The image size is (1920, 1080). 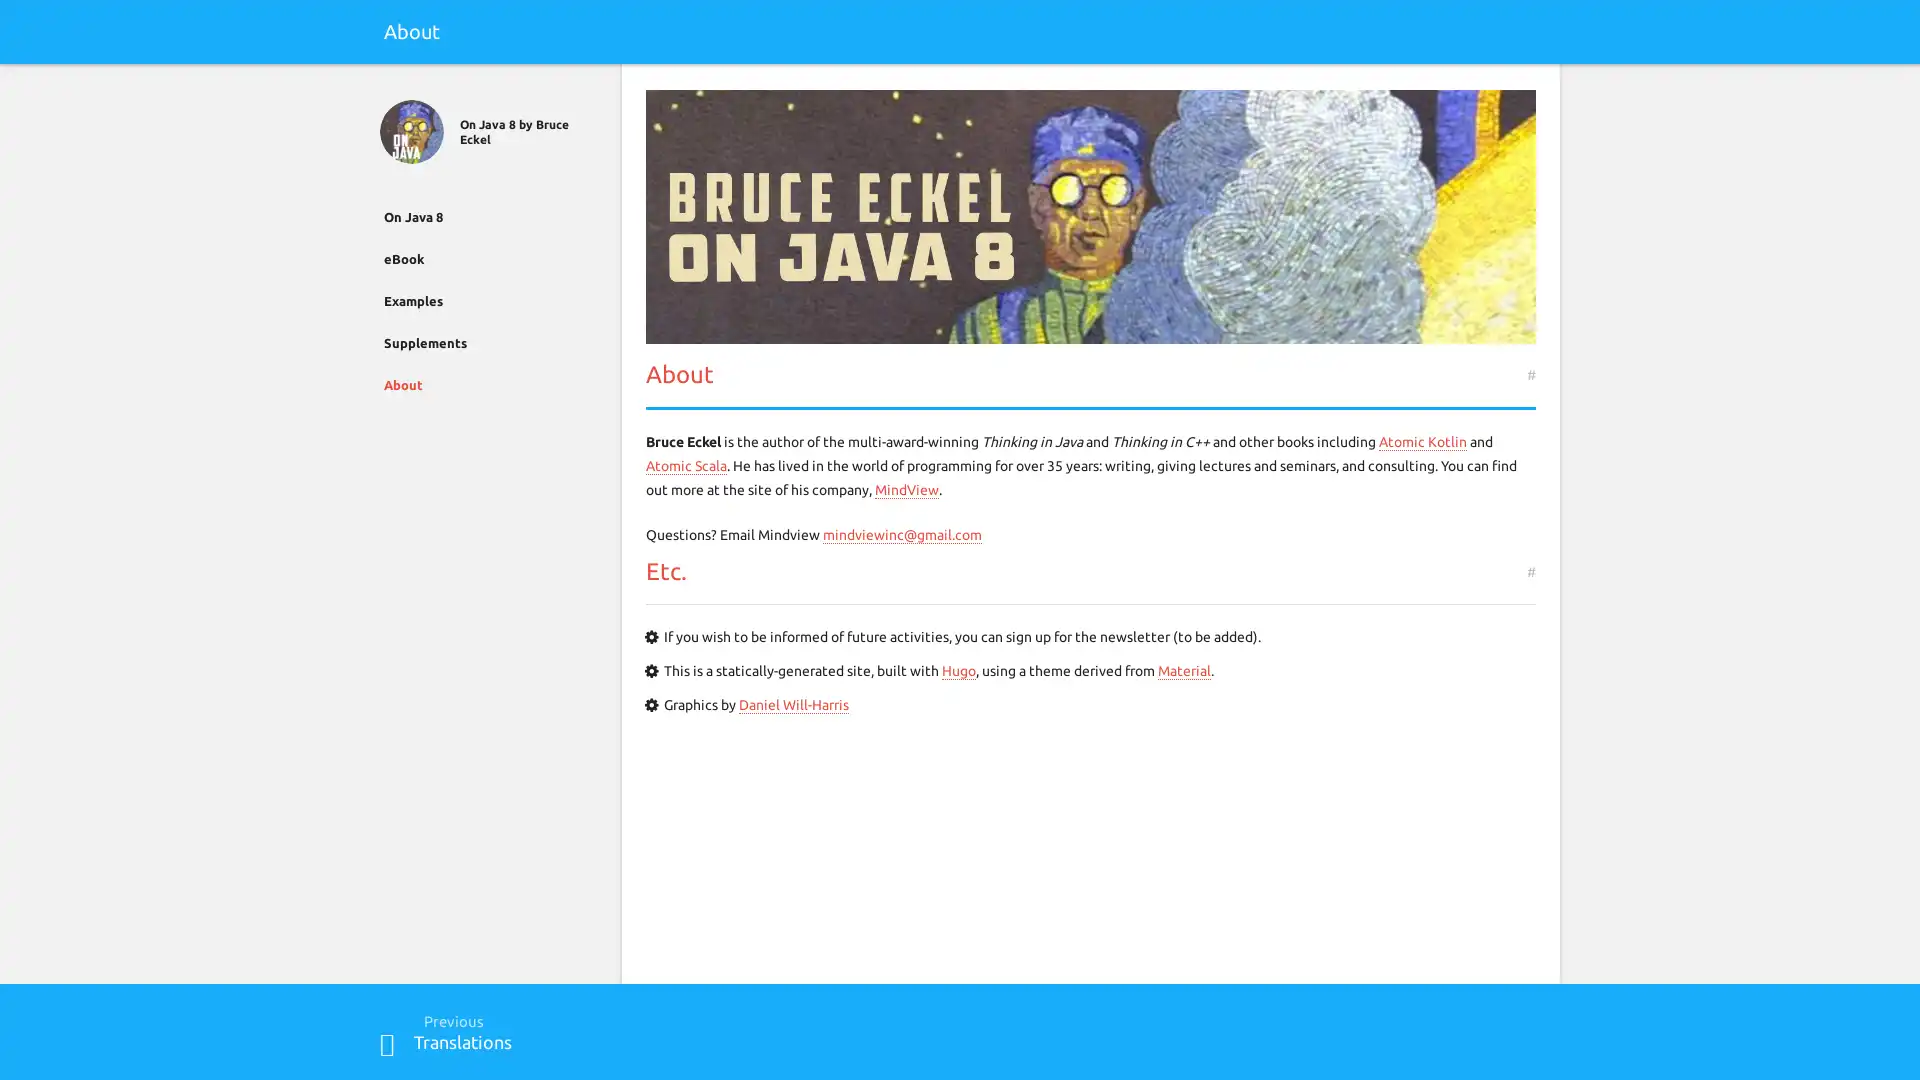 What do you see at coordinates (387, 87) in the screenshot?
I see `Close` at bounding box center [387, 87].